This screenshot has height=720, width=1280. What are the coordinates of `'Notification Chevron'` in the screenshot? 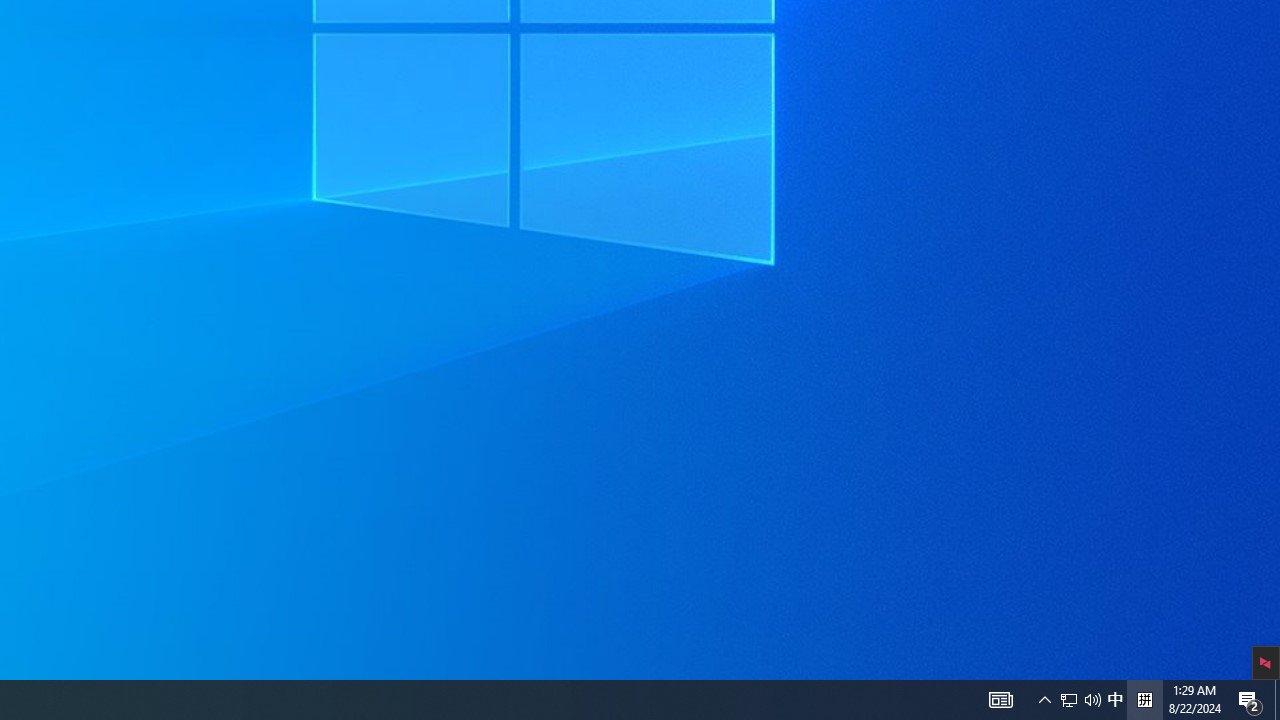 It's located at (1092, 698).